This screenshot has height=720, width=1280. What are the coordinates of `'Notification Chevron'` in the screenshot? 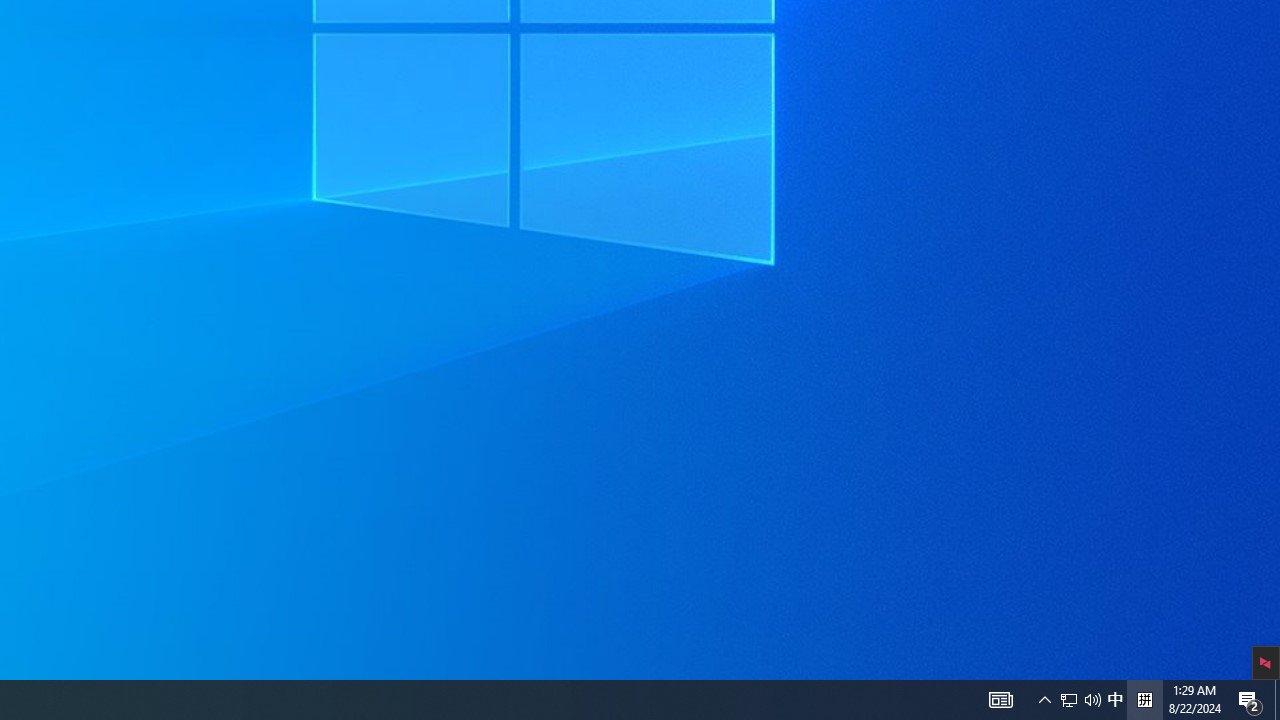 It's located at (1092, 698).